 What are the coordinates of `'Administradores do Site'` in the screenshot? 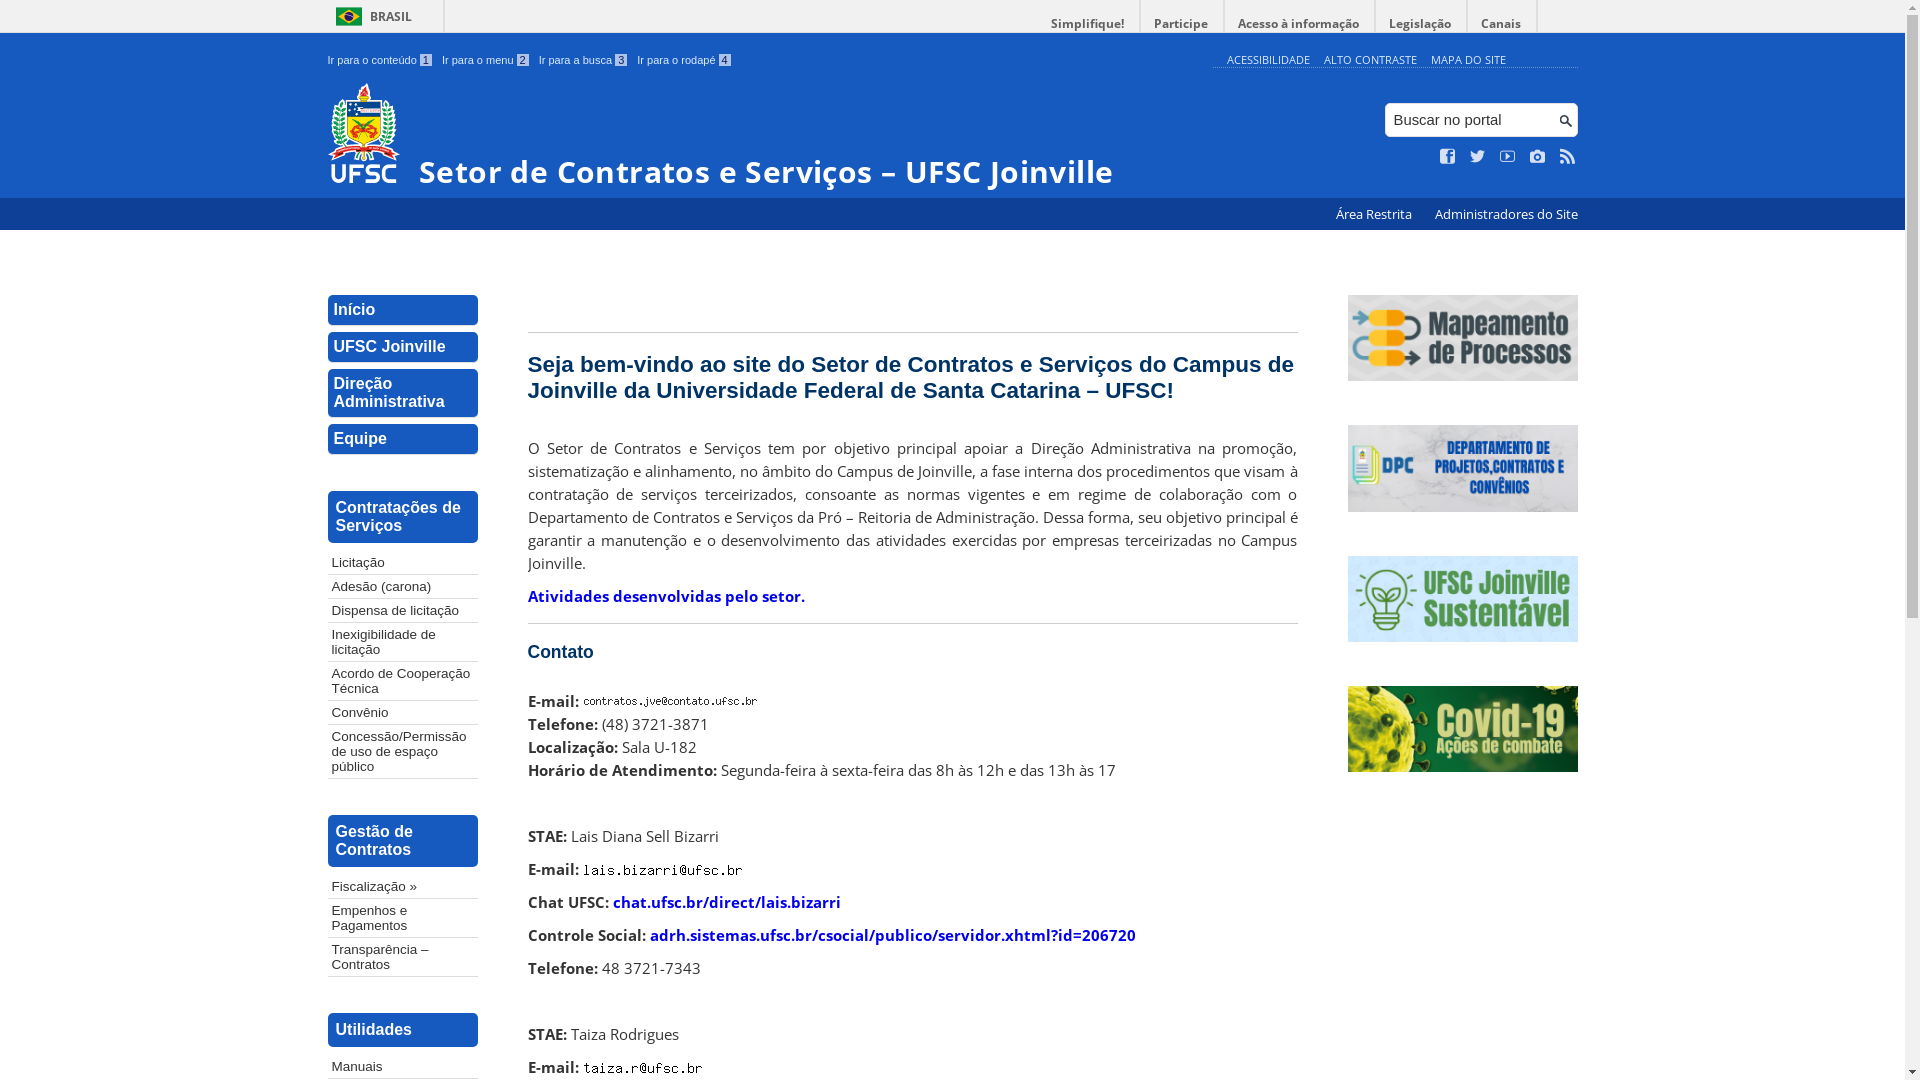 It's located at (1505, 214).